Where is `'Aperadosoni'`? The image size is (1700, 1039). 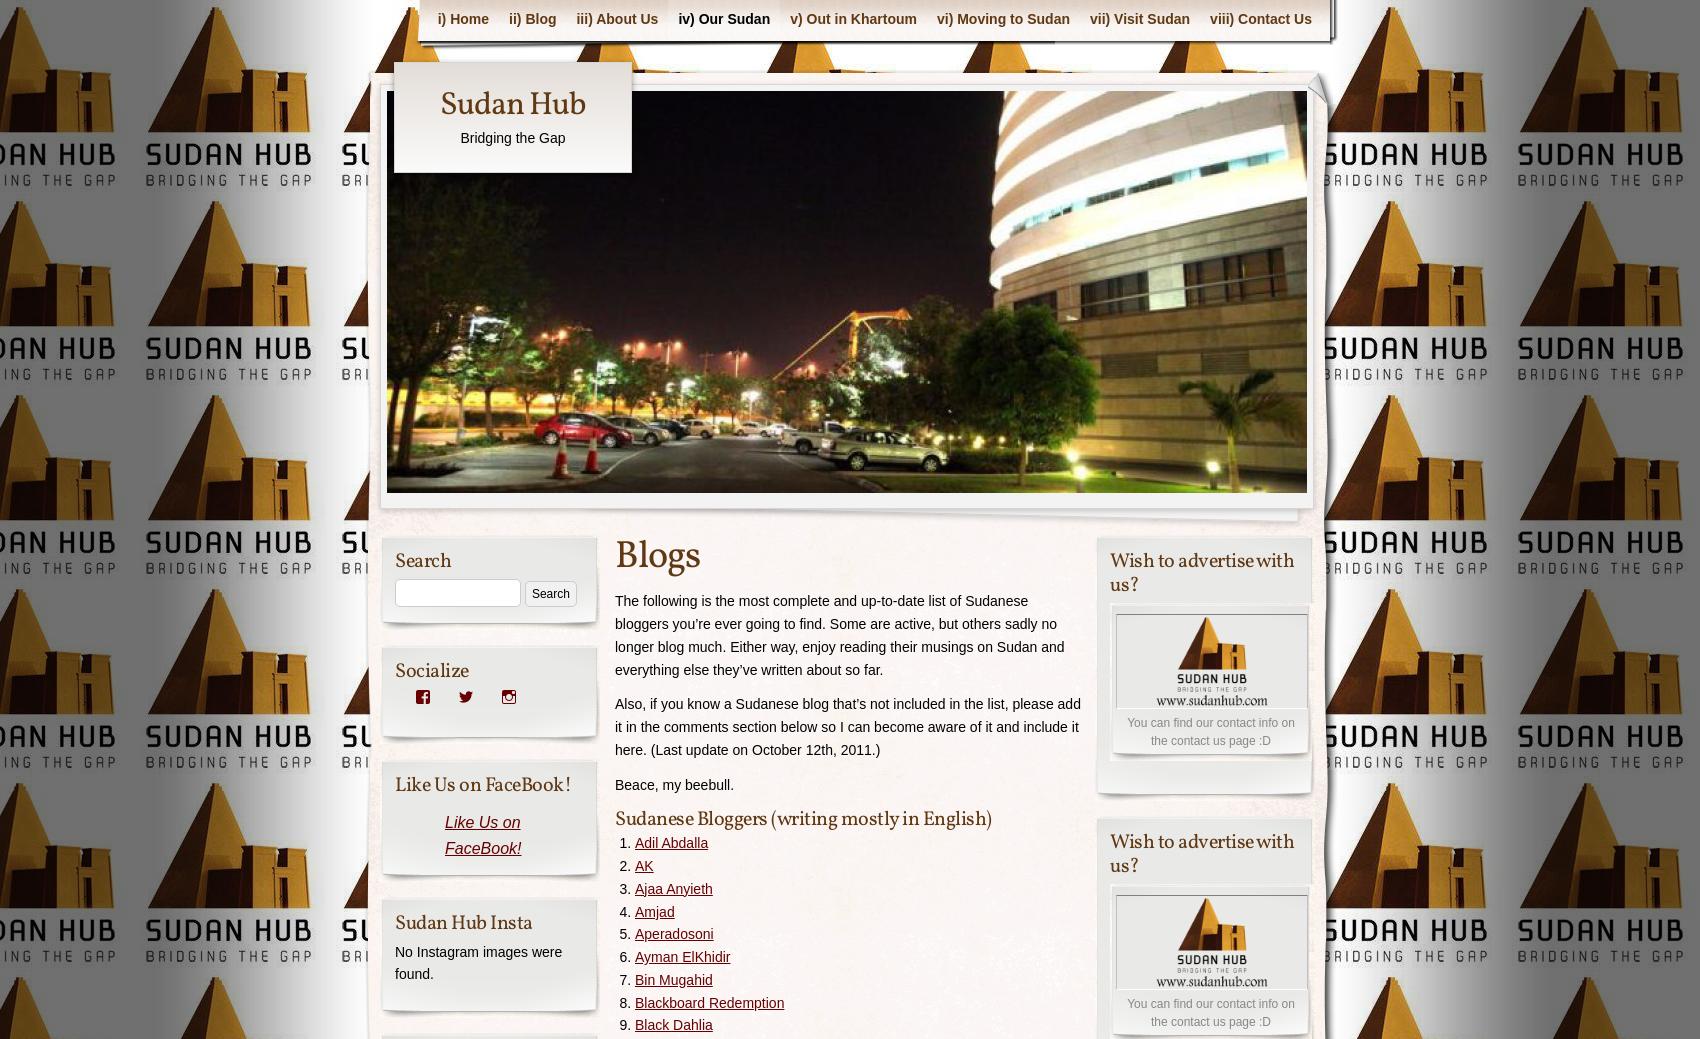
'Aperadosoni' is located at coordinates (674, 933).